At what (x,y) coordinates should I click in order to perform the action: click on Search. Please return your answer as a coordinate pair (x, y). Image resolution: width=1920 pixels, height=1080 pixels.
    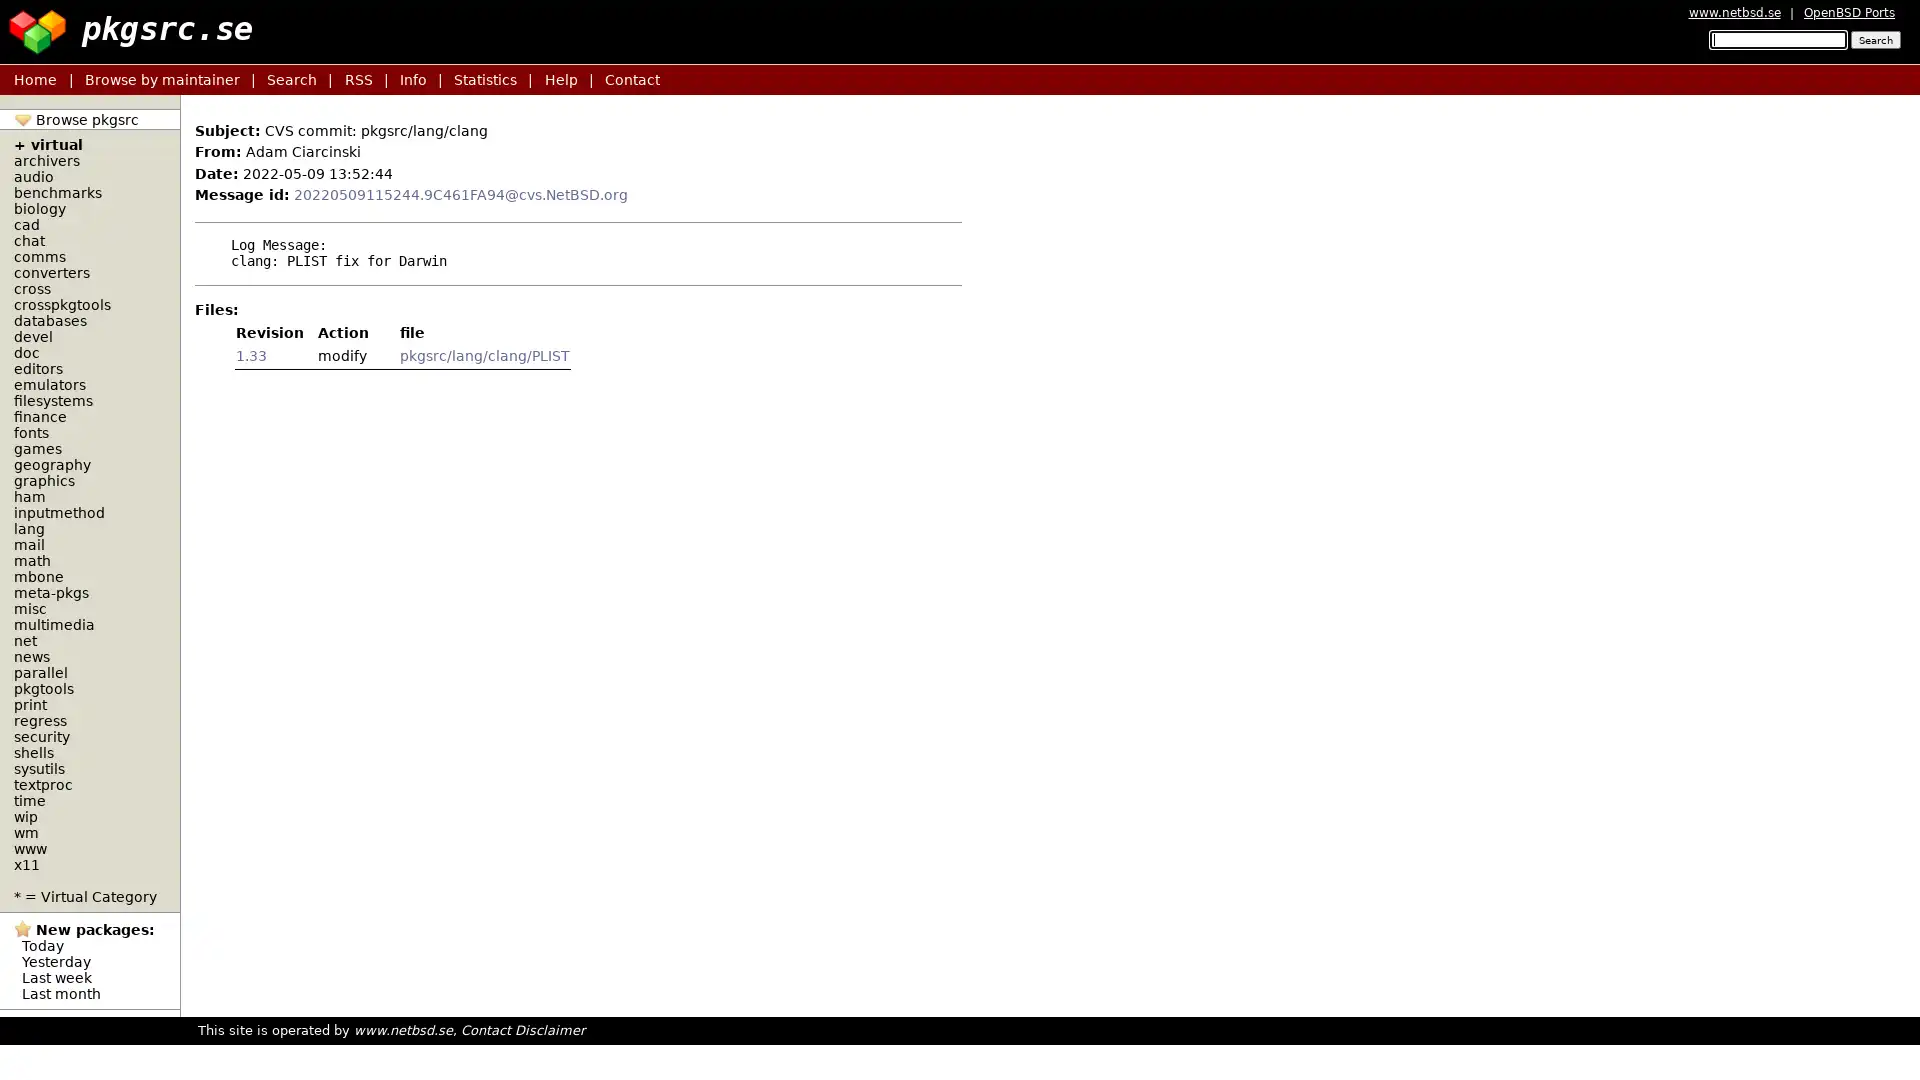
    Looking at the image, I should click on (1874, 39).